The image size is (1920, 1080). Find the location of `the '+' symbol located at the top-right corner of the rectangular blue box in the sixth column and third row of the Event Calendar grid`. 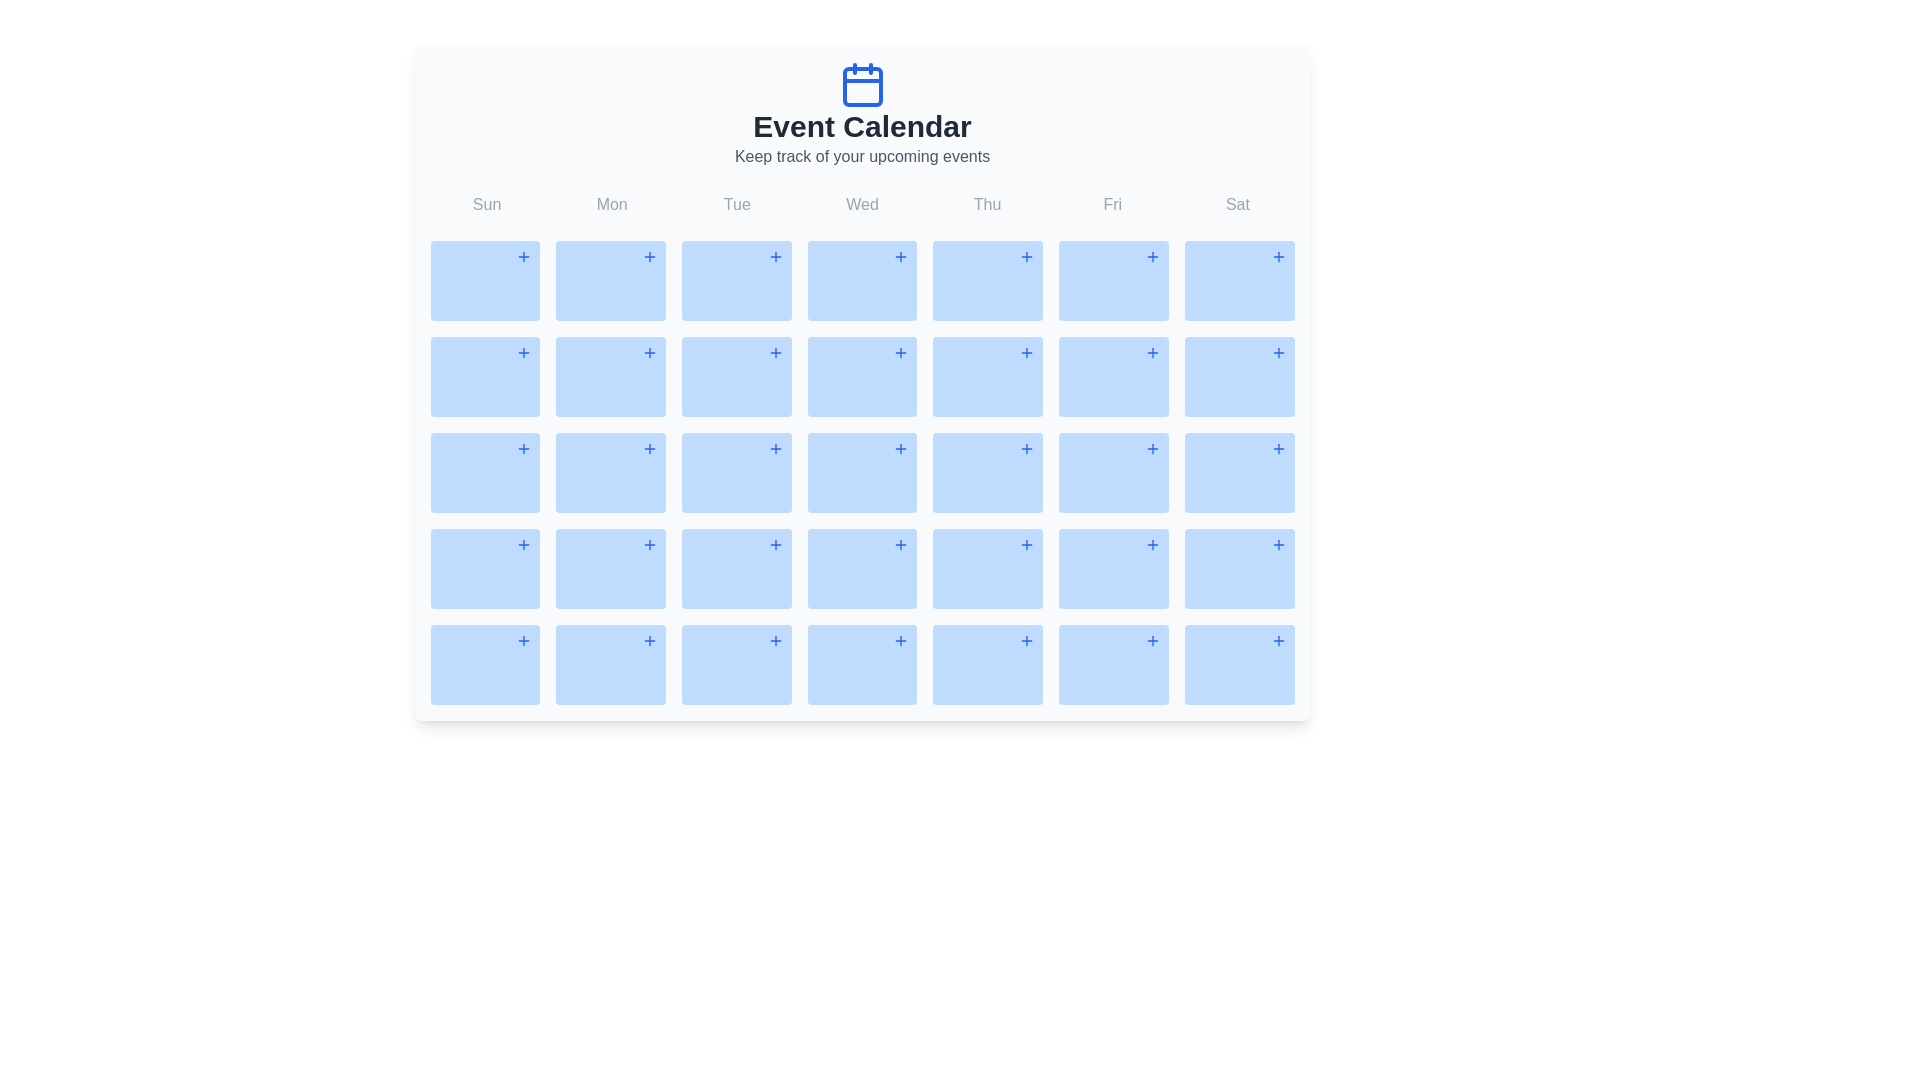

the '+' symbol located at the top-right corner of the rectangular blue box in the sixth column and third row of the Event Calendar grid is located at coordinates (1238, 377).